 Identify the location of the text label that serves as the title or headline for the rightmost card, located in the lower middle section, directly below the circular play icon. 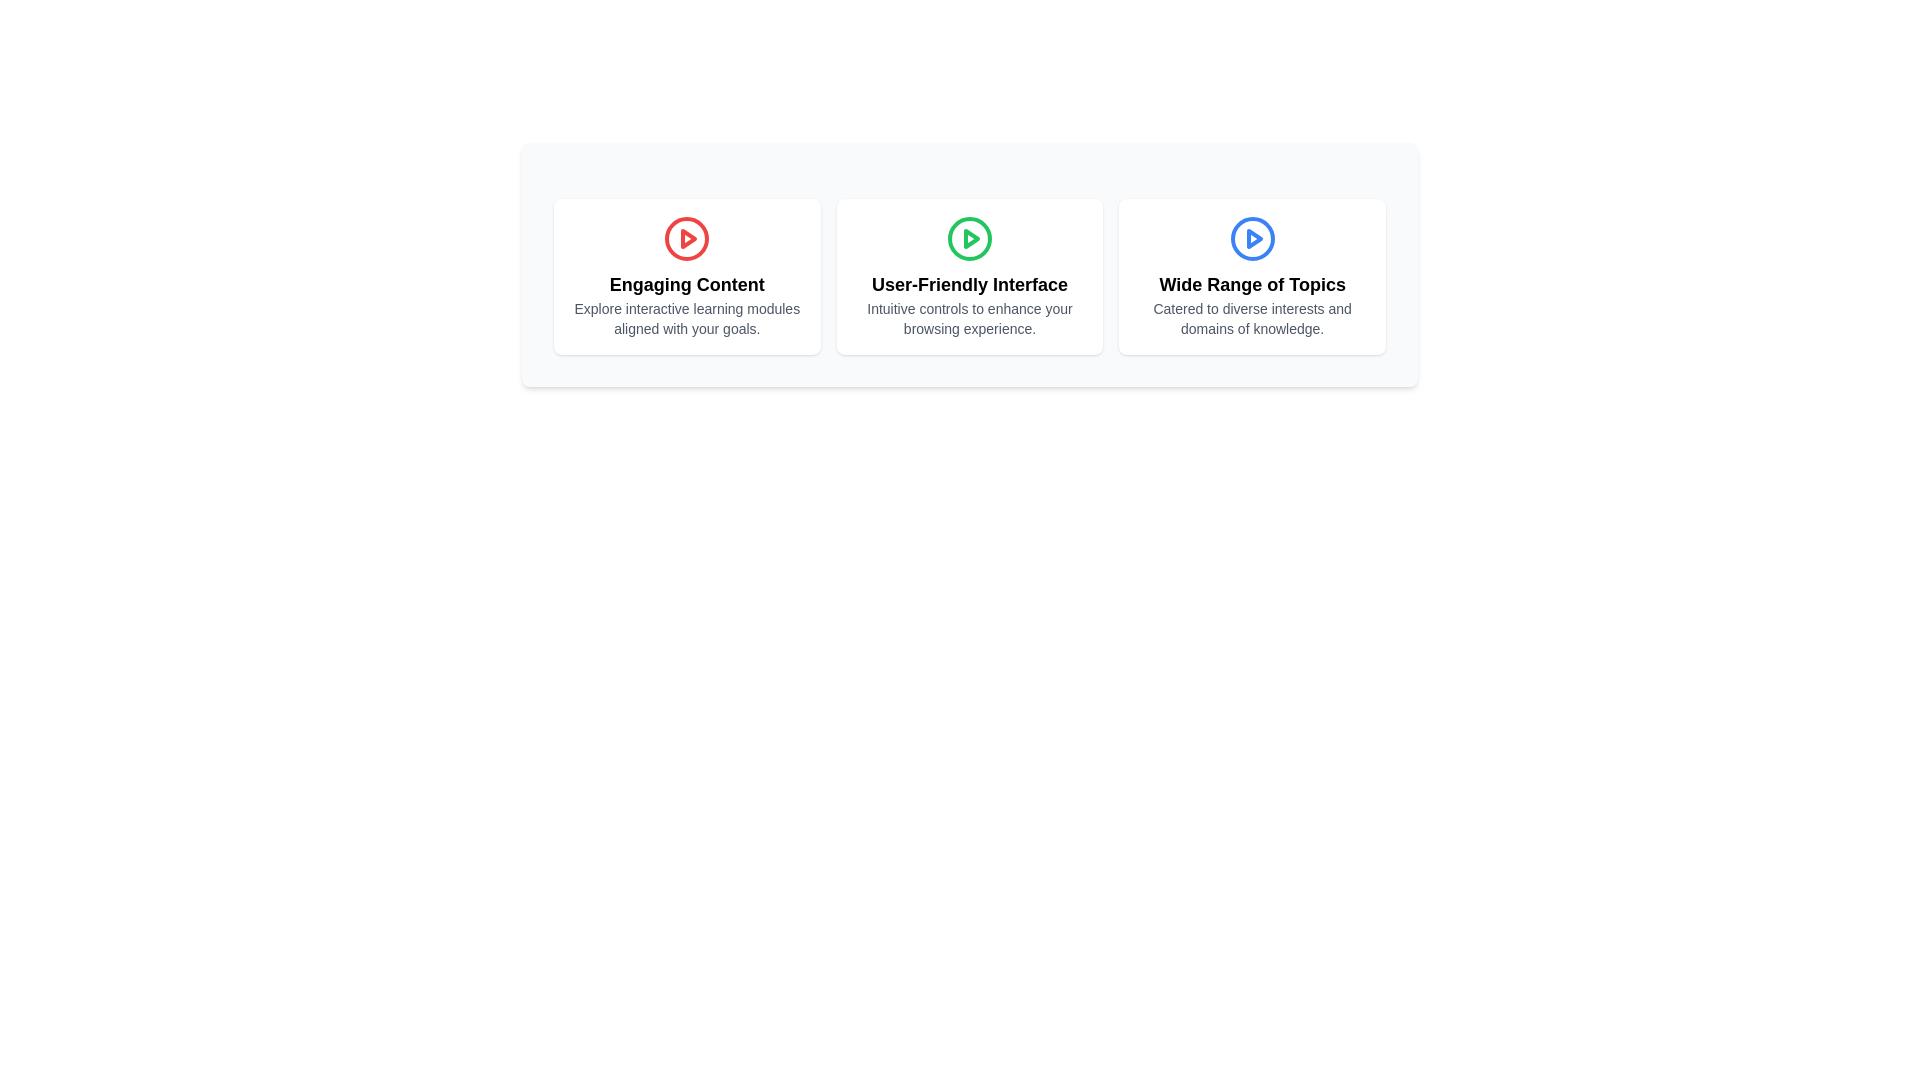
(1251, 285).